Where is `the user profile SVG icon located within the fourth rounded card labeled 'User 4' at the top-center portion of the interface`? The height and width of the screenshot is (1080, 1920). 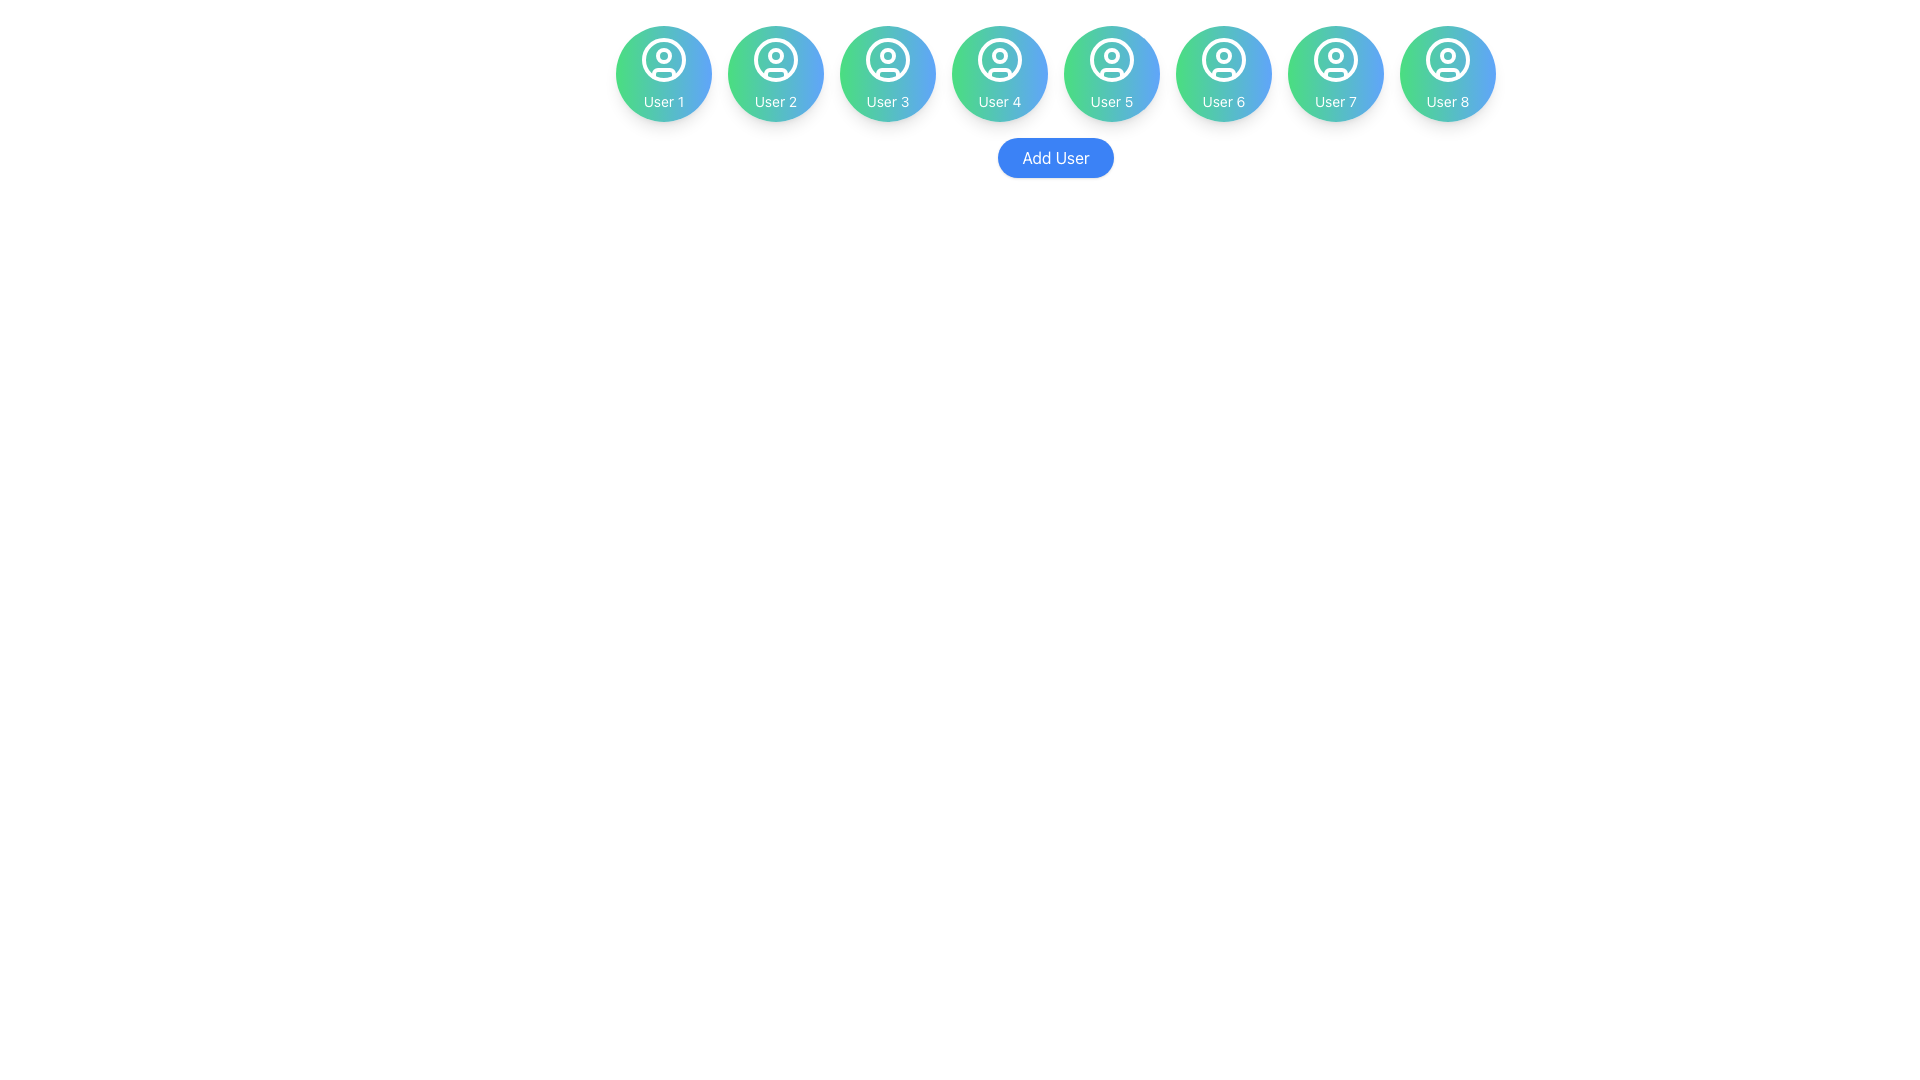 the user profile SVG icon located within the fourth rounded card labeled 'User 4' at the top-center portion of the interface is located at coordinates (999, 59).